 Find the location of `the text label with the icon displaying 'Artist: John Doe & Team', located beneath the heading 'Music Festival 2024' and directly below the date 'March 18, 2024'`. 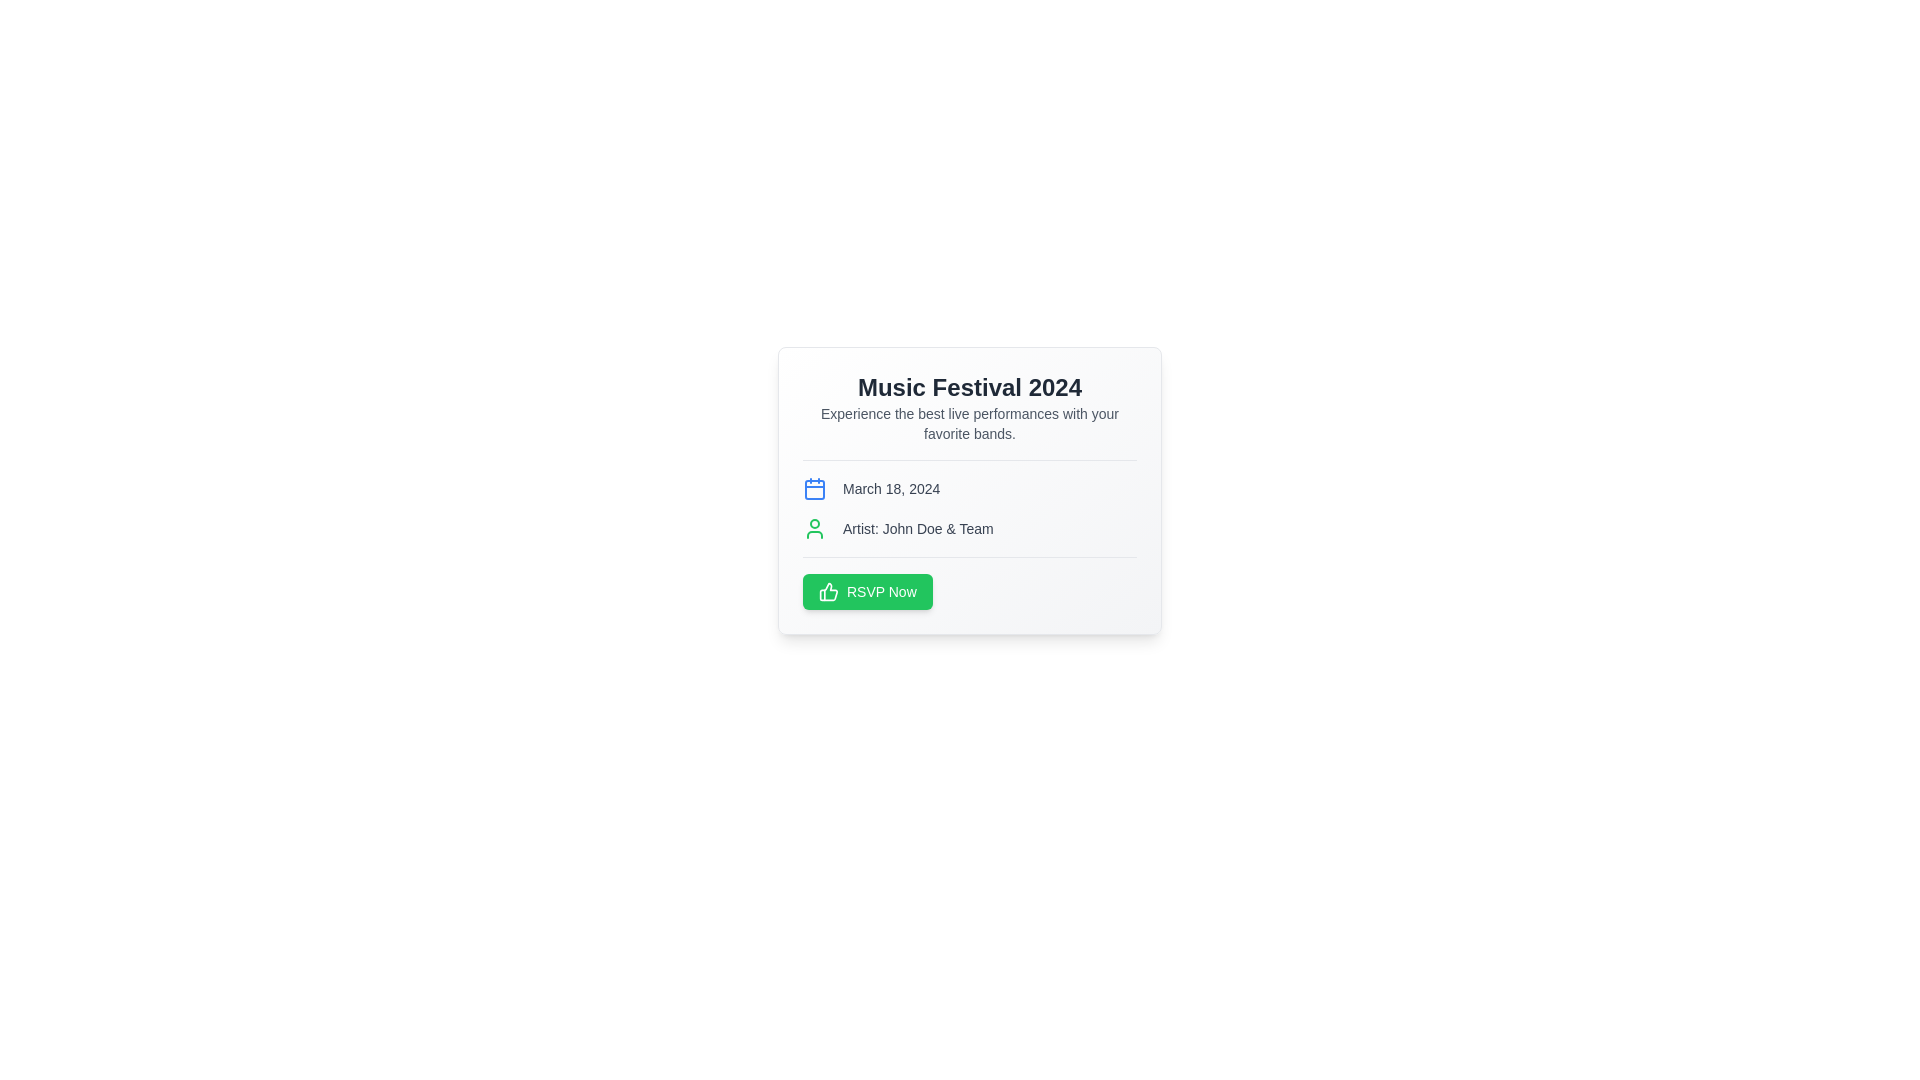

the text label with the icon displaying 'Artist: John Doe & Team', located beneath the heading 'Music Festival 2024' and directly below the date 'March 18, 2024' is located at coordinates (969, 527).